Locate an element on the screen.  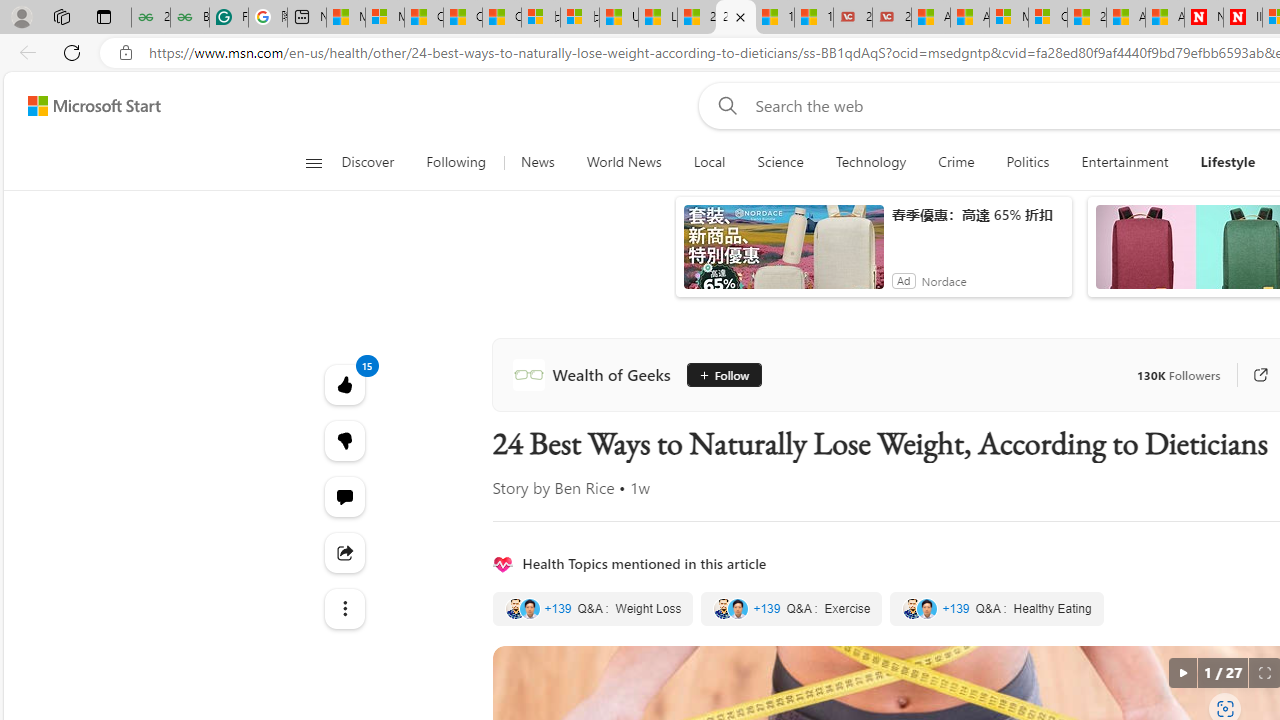
'Class: quote-thumbnail' is located at coordinates (927, 608).